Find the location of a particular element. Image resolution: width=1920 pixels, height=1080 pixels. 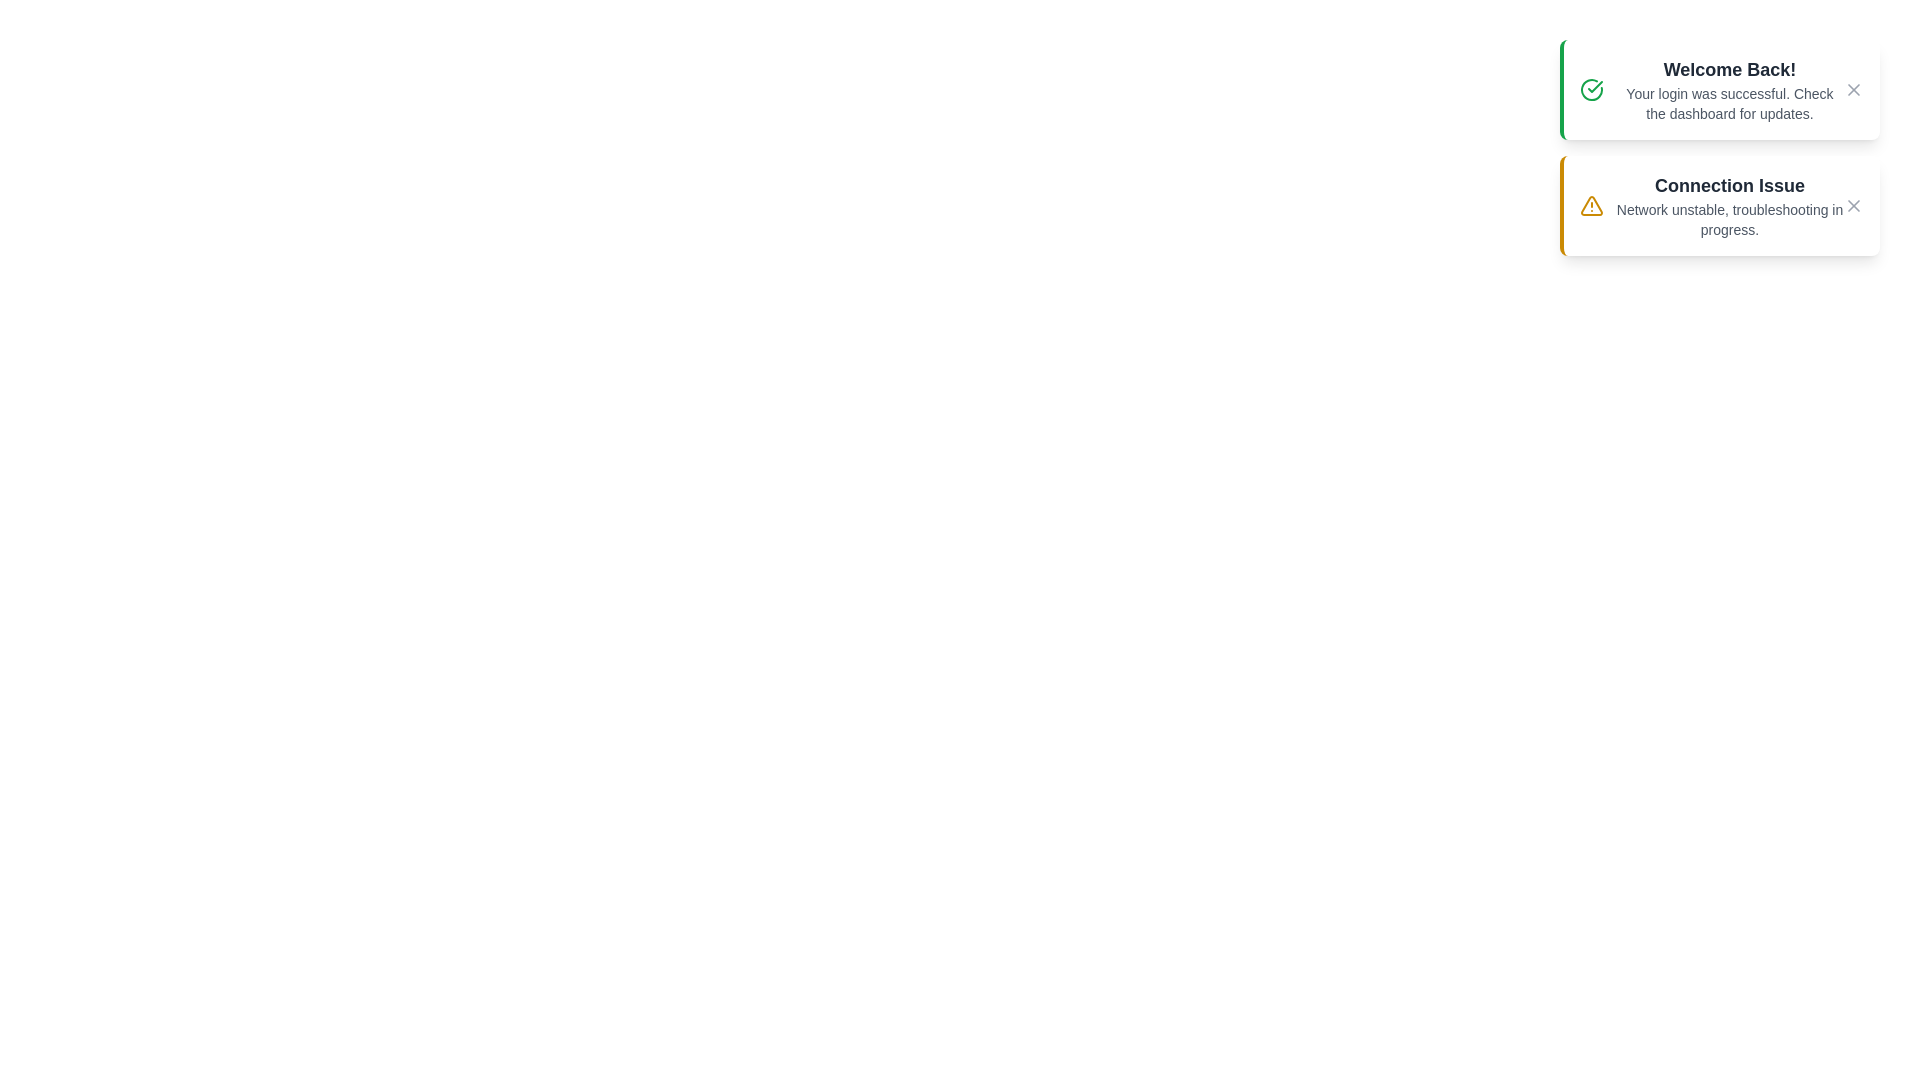

the notification area to trigger hover effects is located at coordinates (1718, 88).